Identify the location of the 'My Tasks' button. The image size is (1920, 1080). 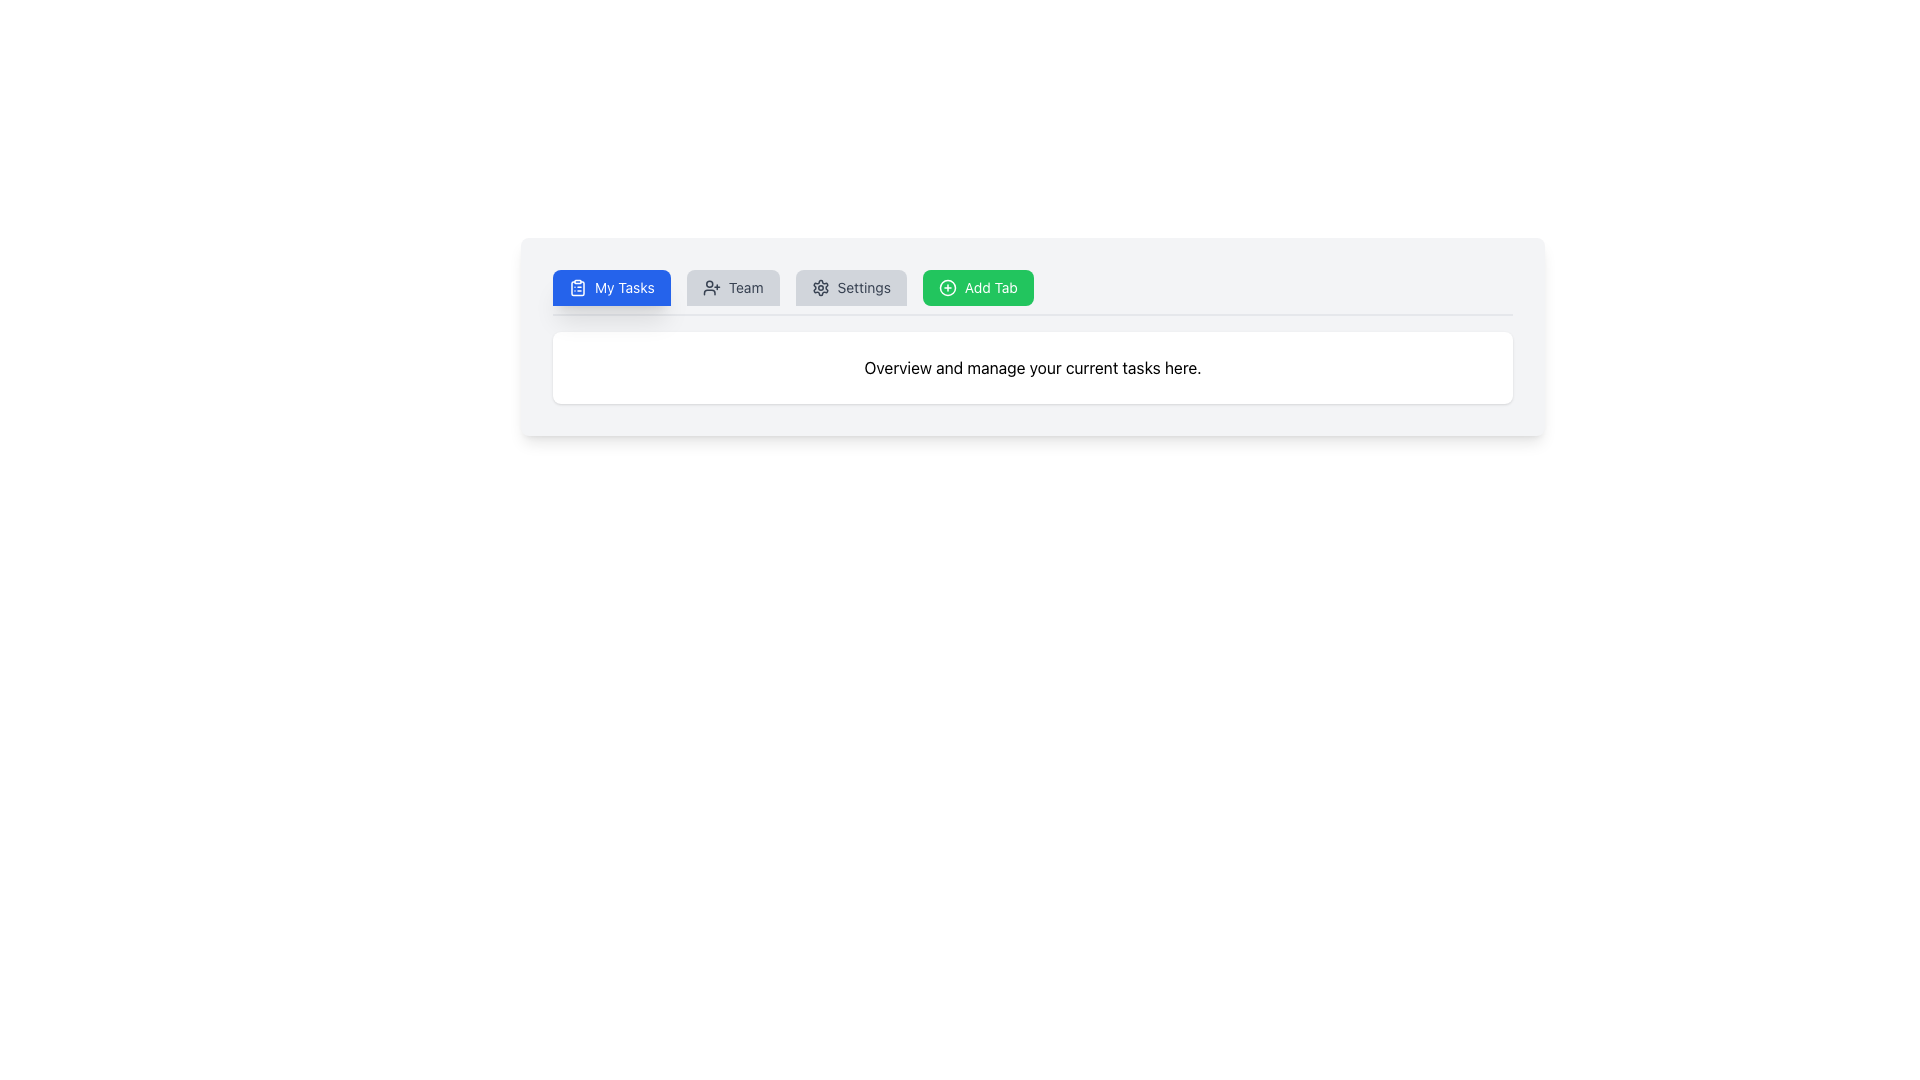
(610, 288).